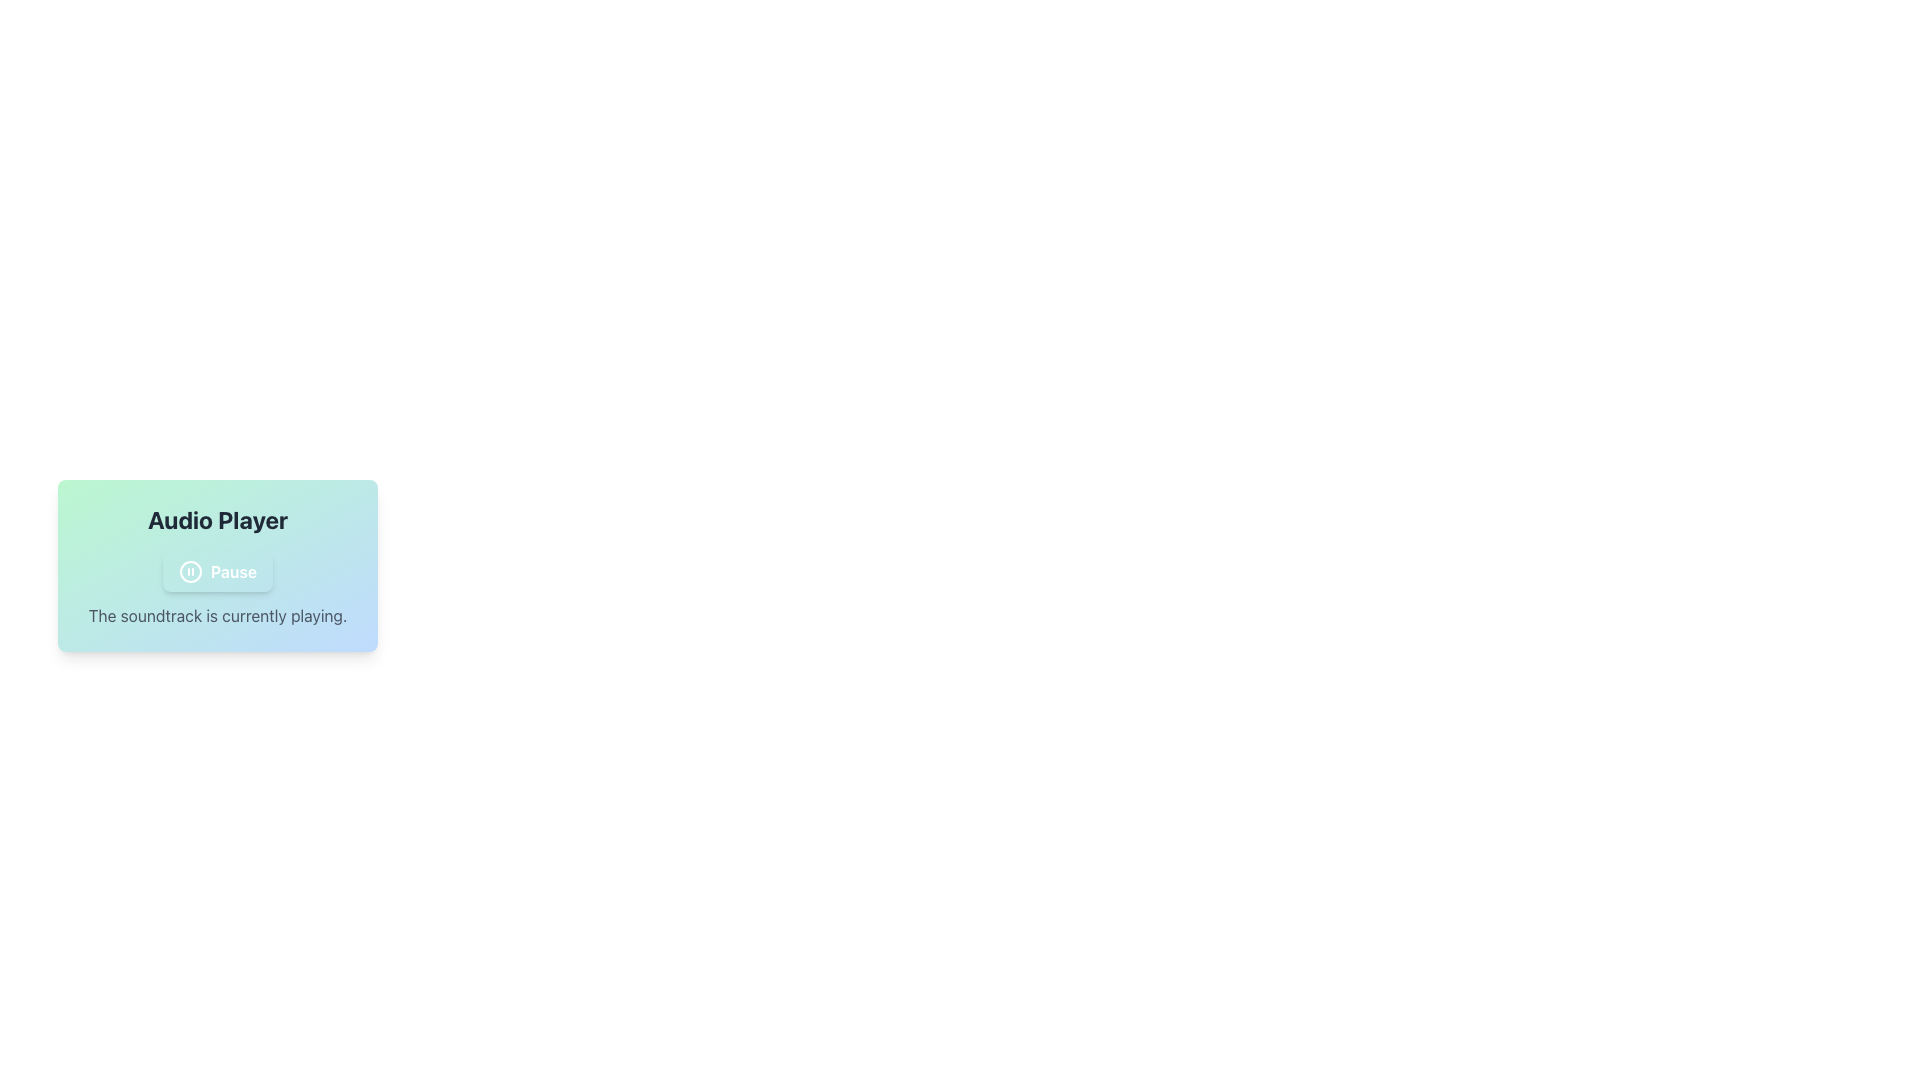 The image size is (1920, 1080). Describe the element at coordinates (217, 519) in the screenshot. I see `the 'Audio Player' text label, which is styled in bold and large font, located at the top-center of the gradient background card` at that location.